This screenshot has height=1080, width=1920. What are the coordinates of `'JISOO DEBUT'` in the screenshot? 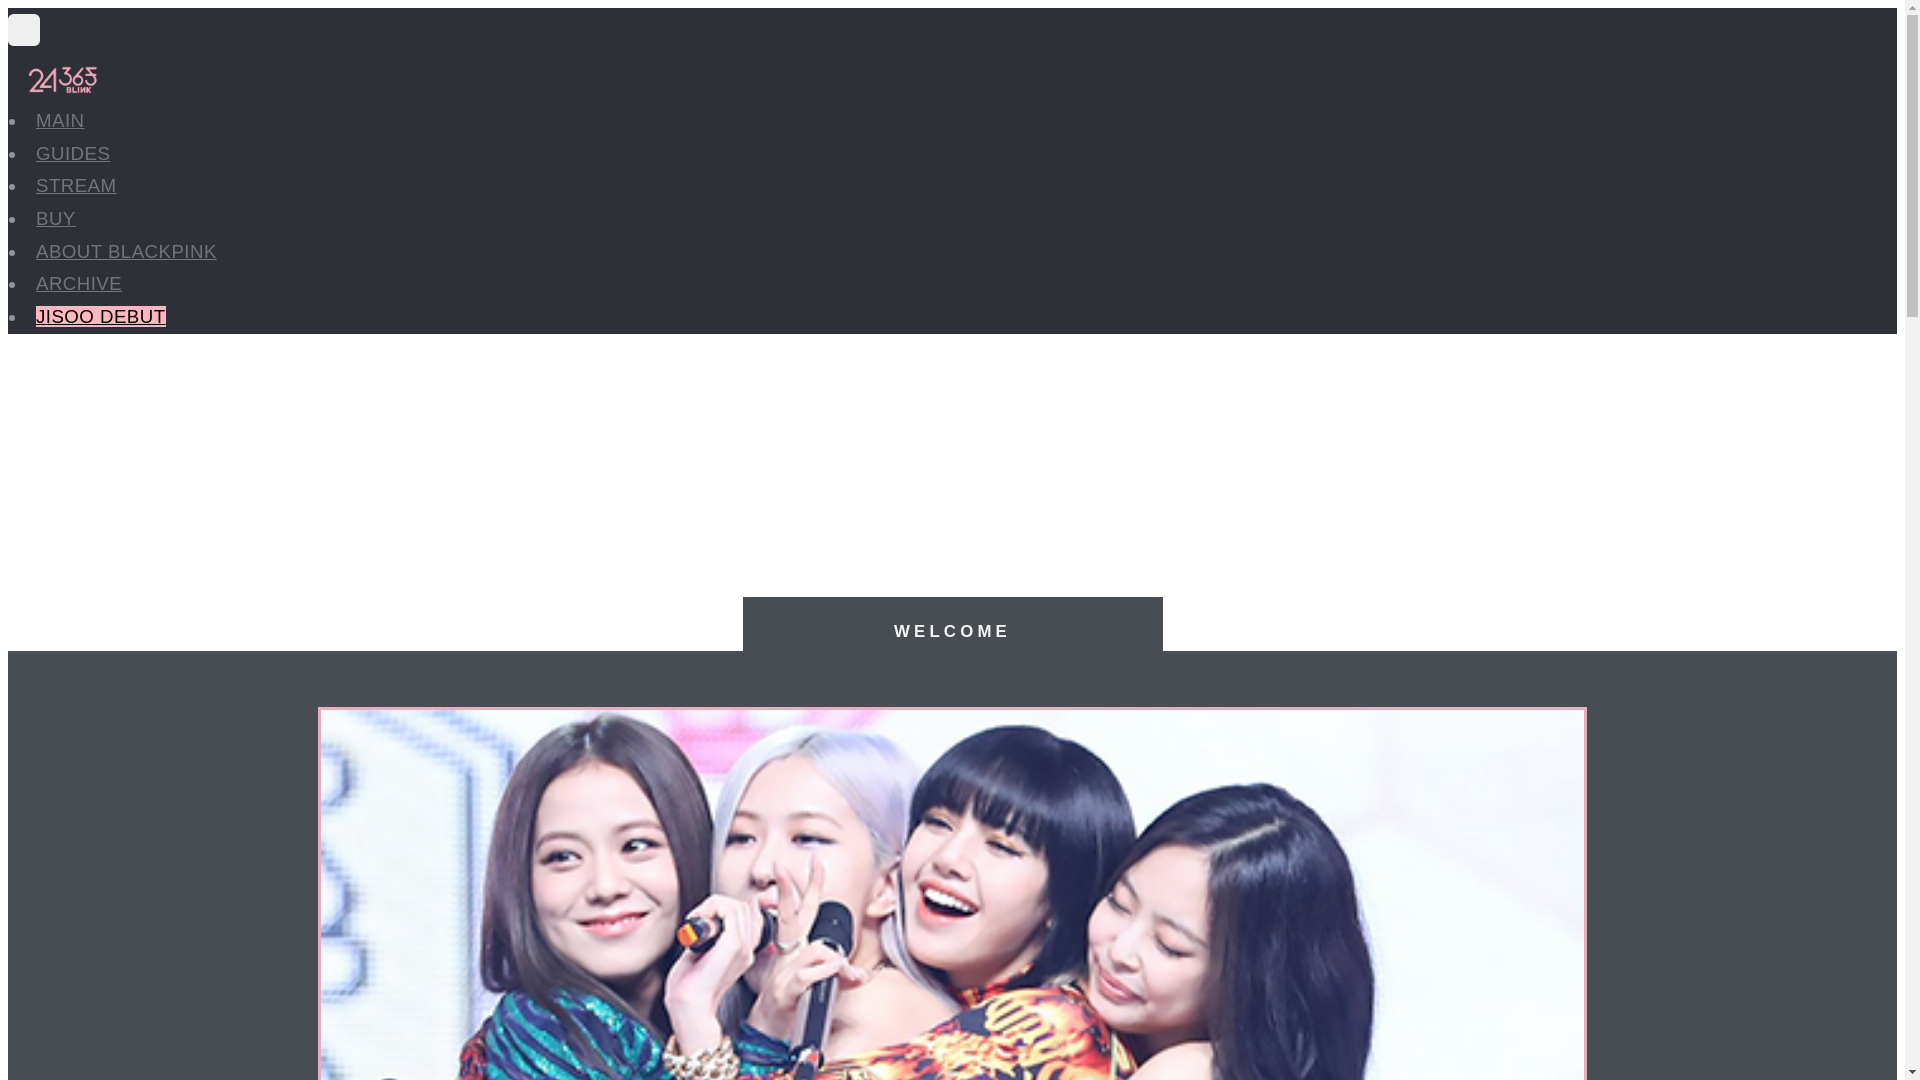 It's located at (35, 315).